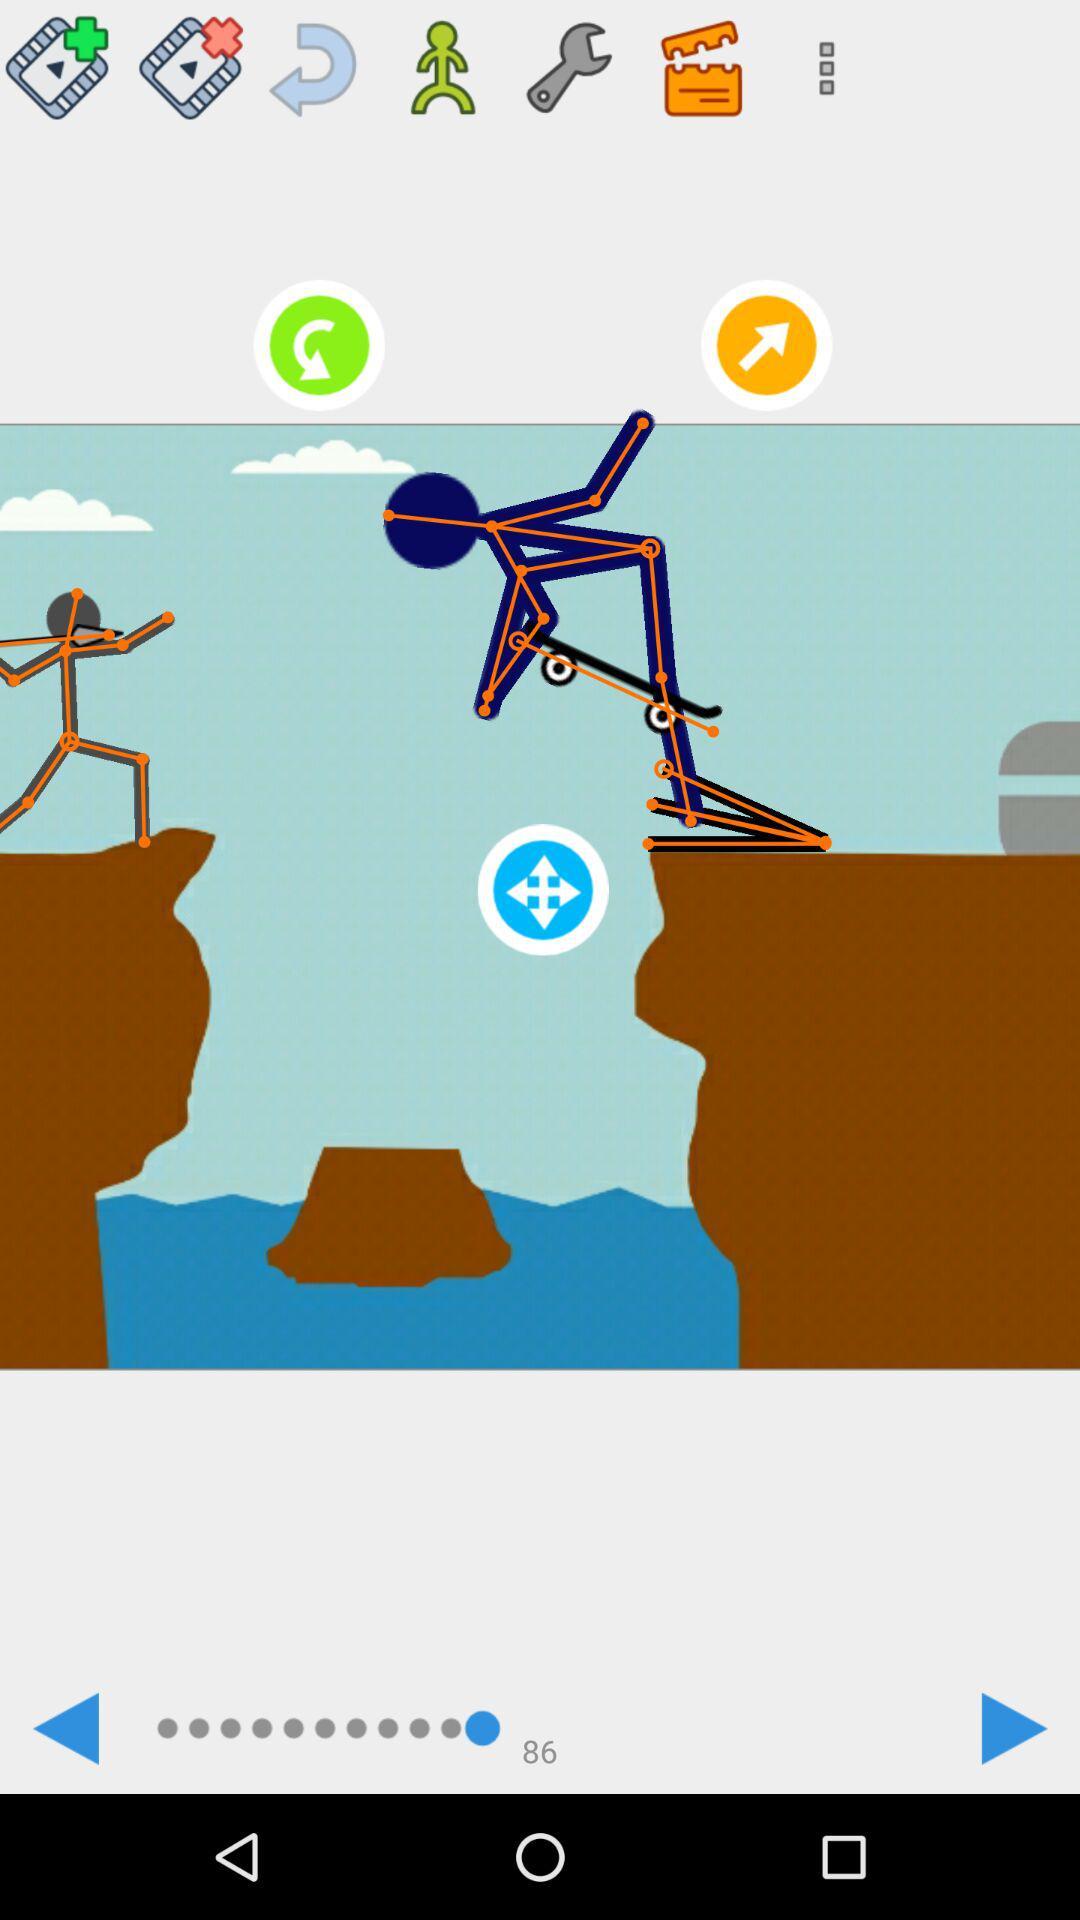  What do you see at coordinates (62, 60) in the screenshot?
I see `video` at bounding box center [62, 60].